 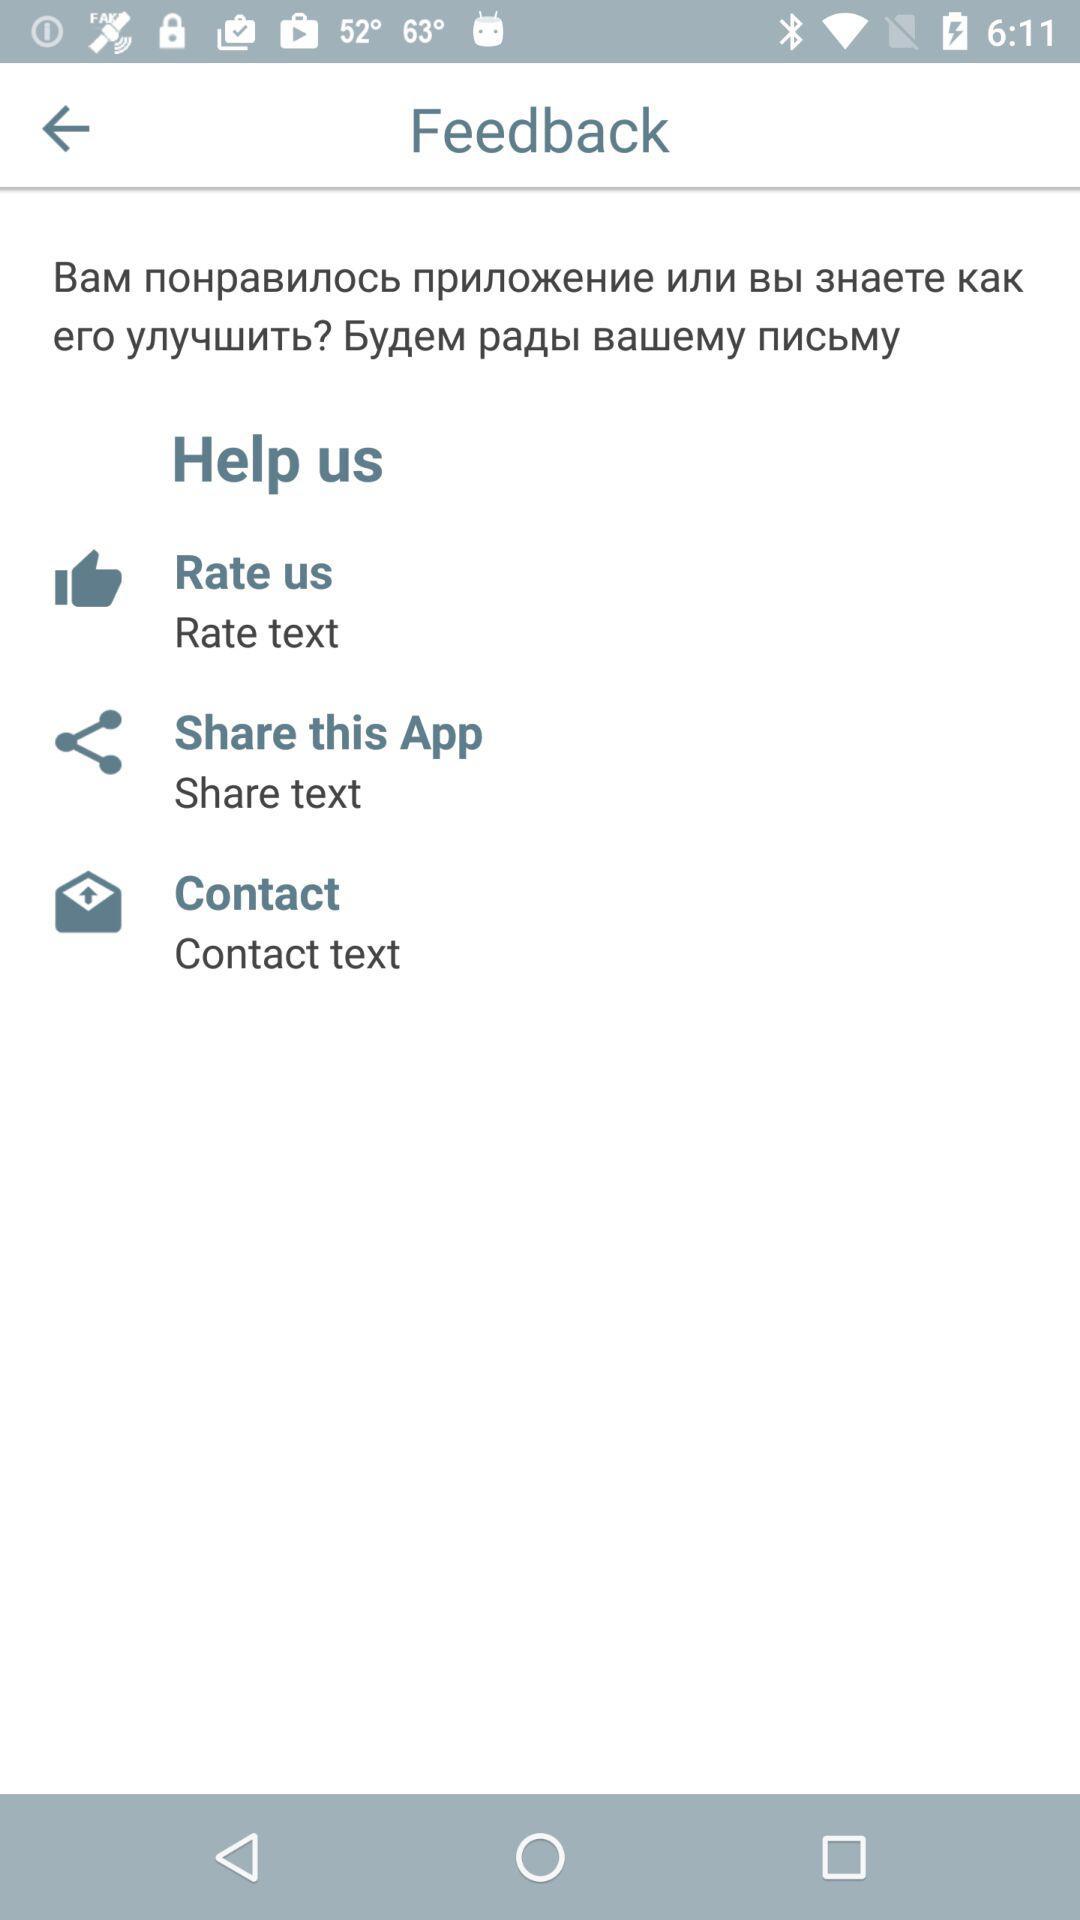 I want to click on contact app owner, so click(x=86, y=901).